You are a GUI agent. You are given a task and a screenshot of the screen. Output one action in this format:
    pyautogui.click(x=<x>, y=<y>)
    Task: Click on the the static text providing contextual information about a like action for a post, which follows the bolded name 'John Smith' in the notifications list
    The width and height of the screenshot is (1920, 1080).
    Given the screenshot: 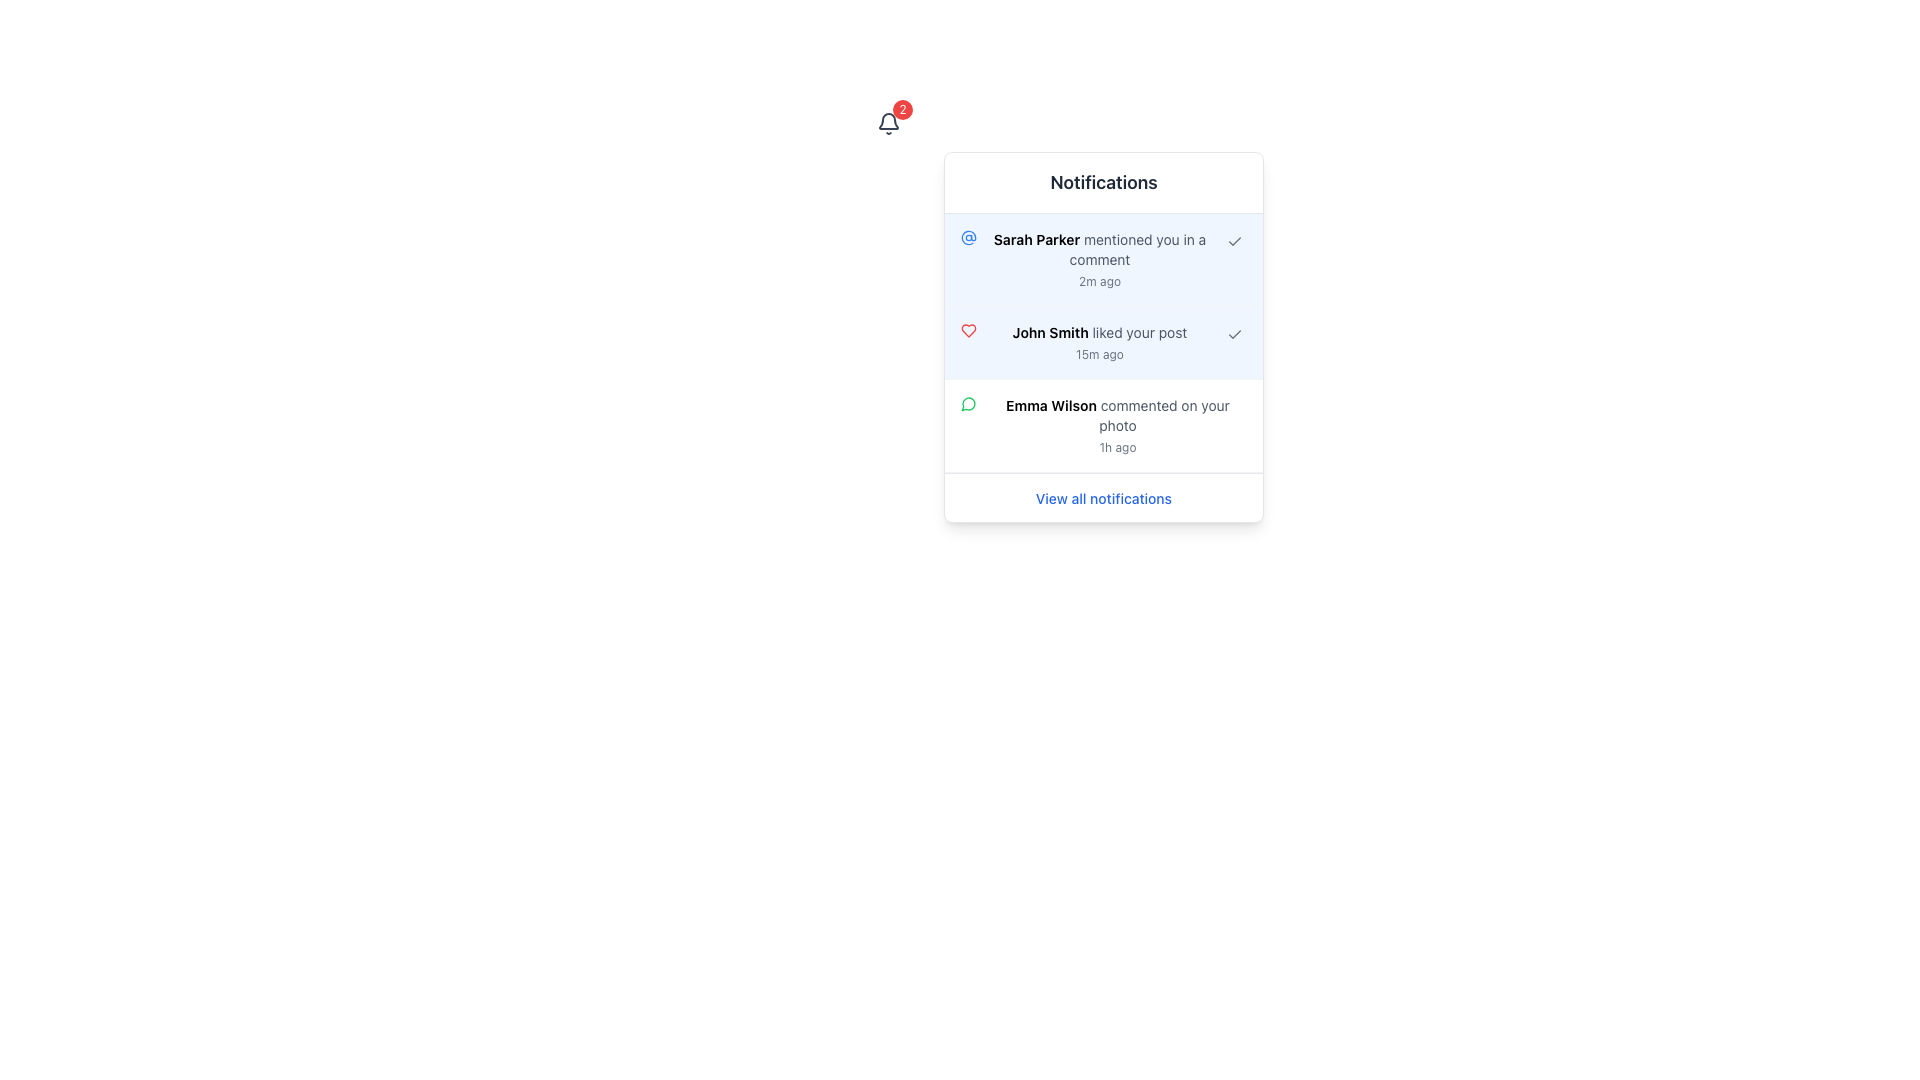 What is the action you would take?
    pyautogui.click(x=1139, y=331)
    